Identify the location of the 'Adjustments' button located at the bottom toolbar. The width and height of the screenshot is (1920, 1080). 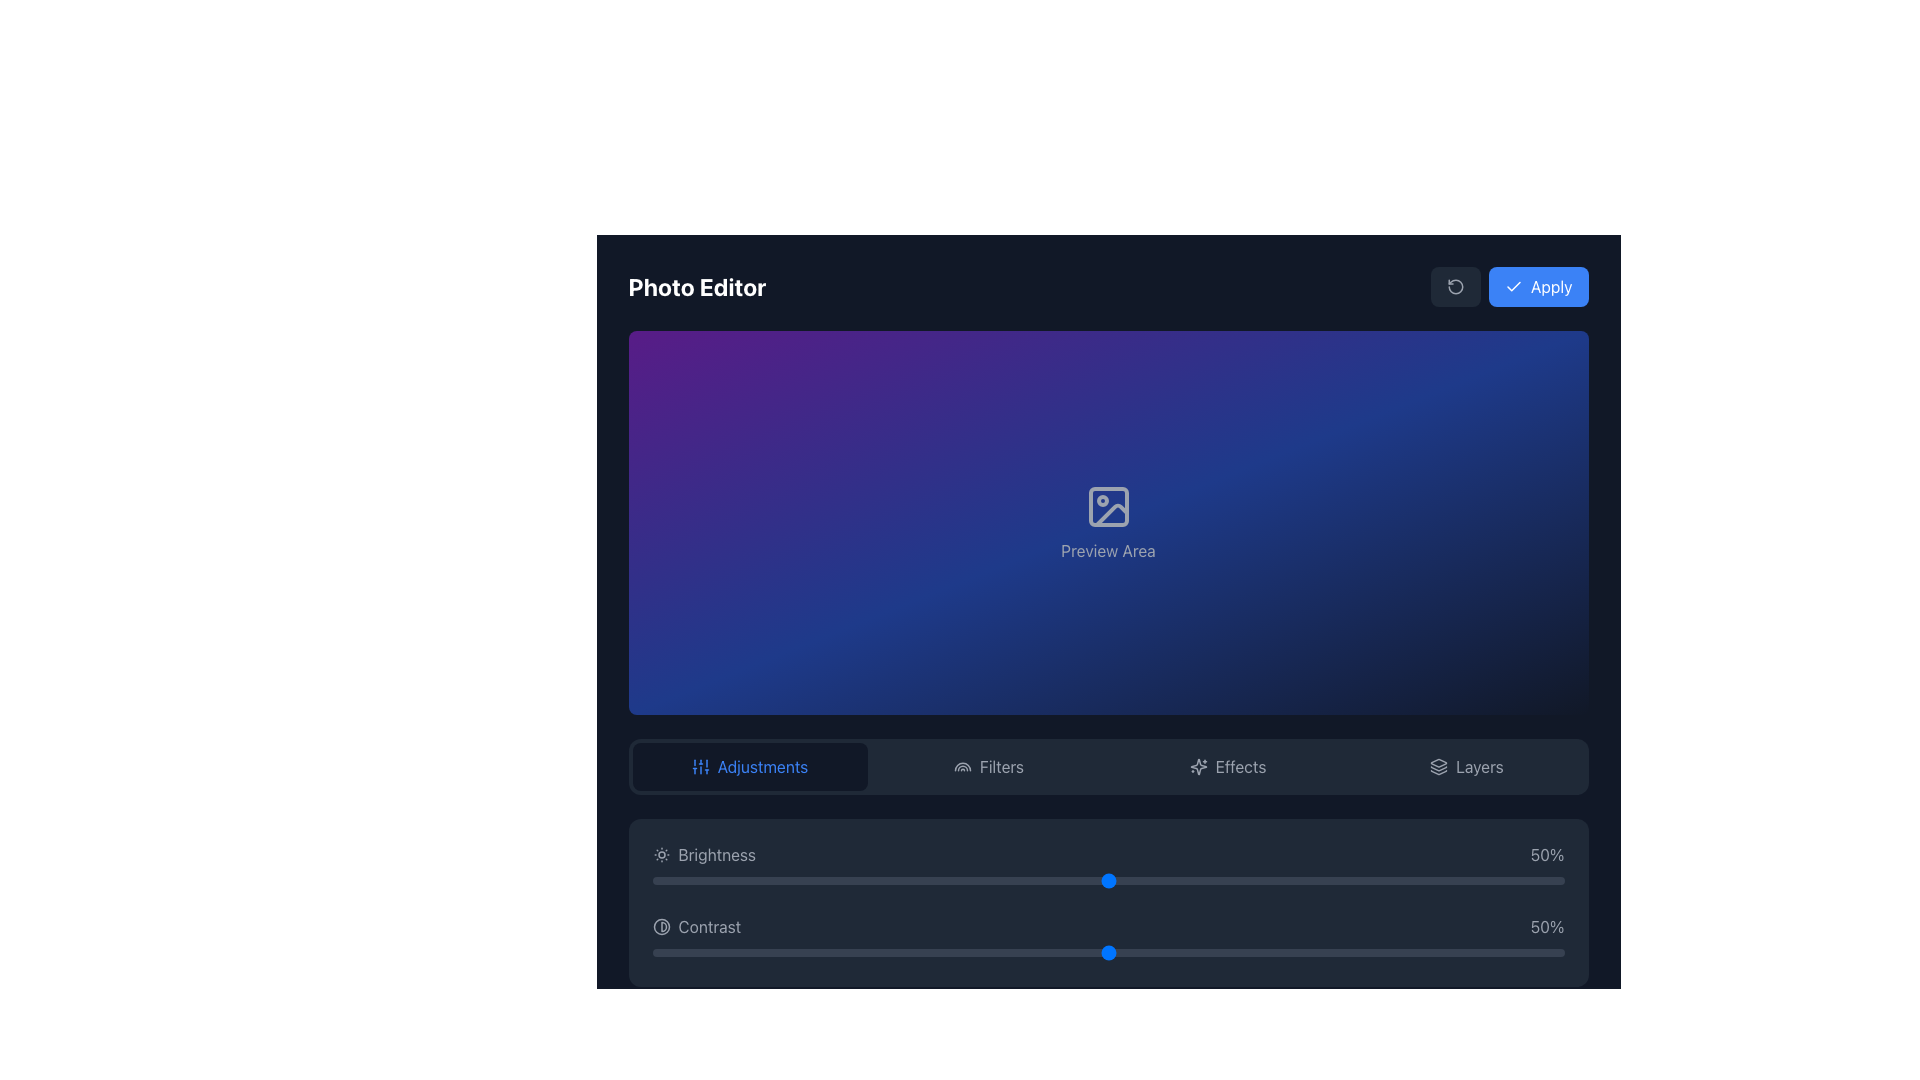
(748, 766).